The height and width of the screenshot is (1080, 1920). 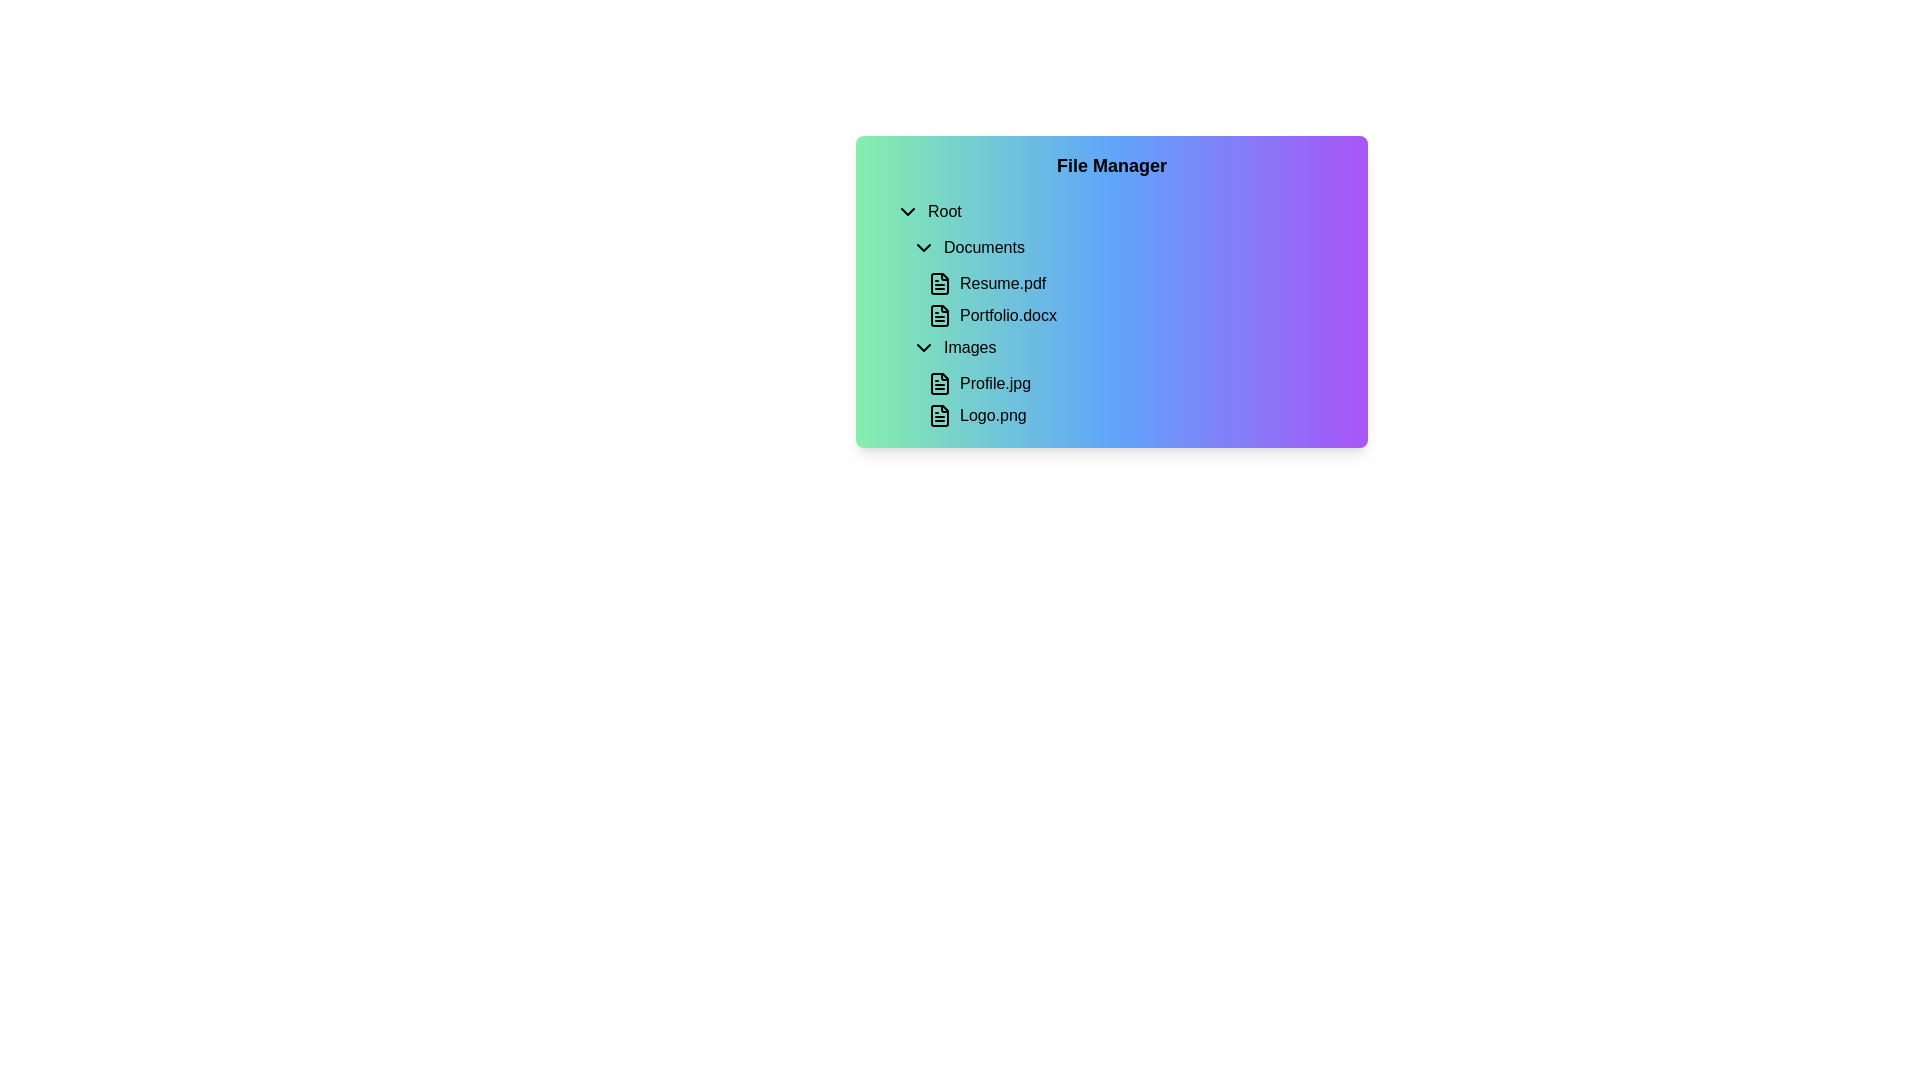 What do you see at coordinates (939, 315) in the screenshot?
I see `the document icon resembling a document with text lines, located to the left of 'Portfolio.docx' in the 'Documents' section of the file manager` at bounding box center [939, 315].